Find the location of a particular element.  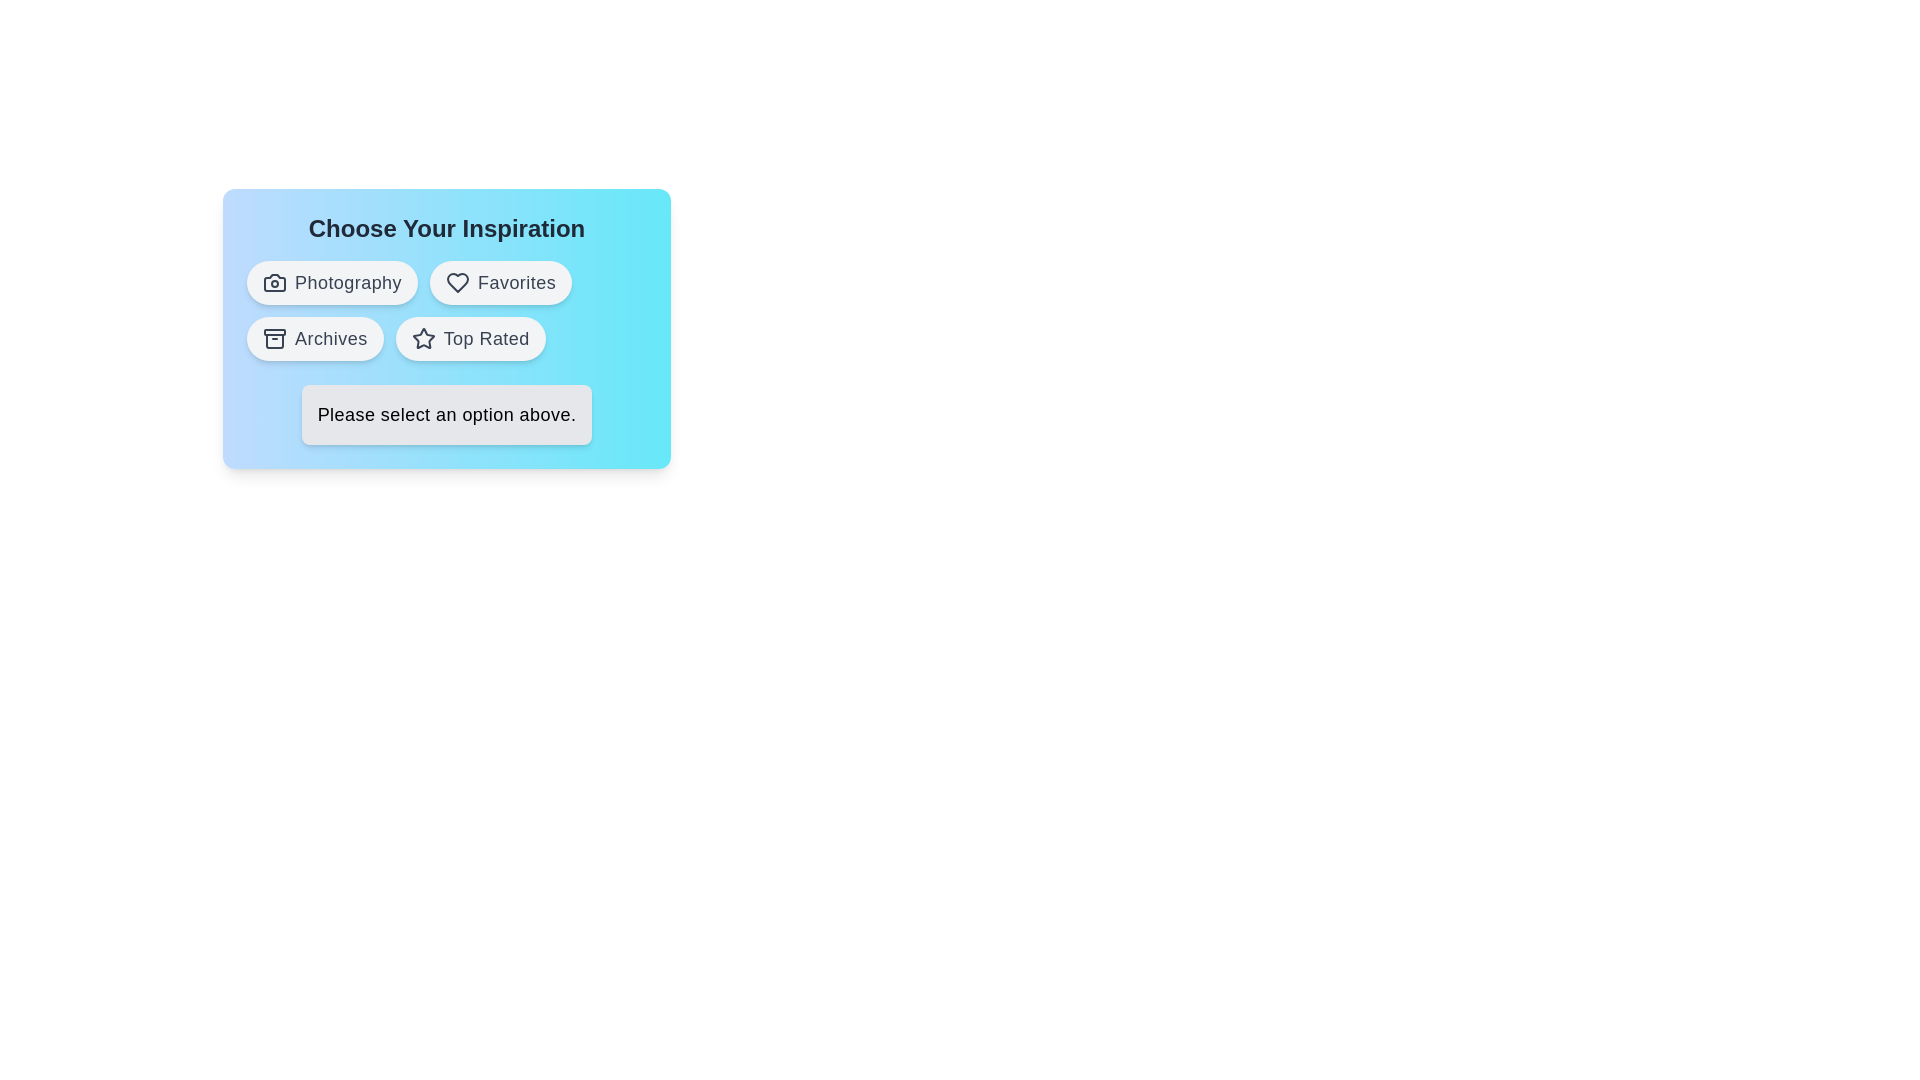

the 'Photography' button is located at coordinates (332, 282).